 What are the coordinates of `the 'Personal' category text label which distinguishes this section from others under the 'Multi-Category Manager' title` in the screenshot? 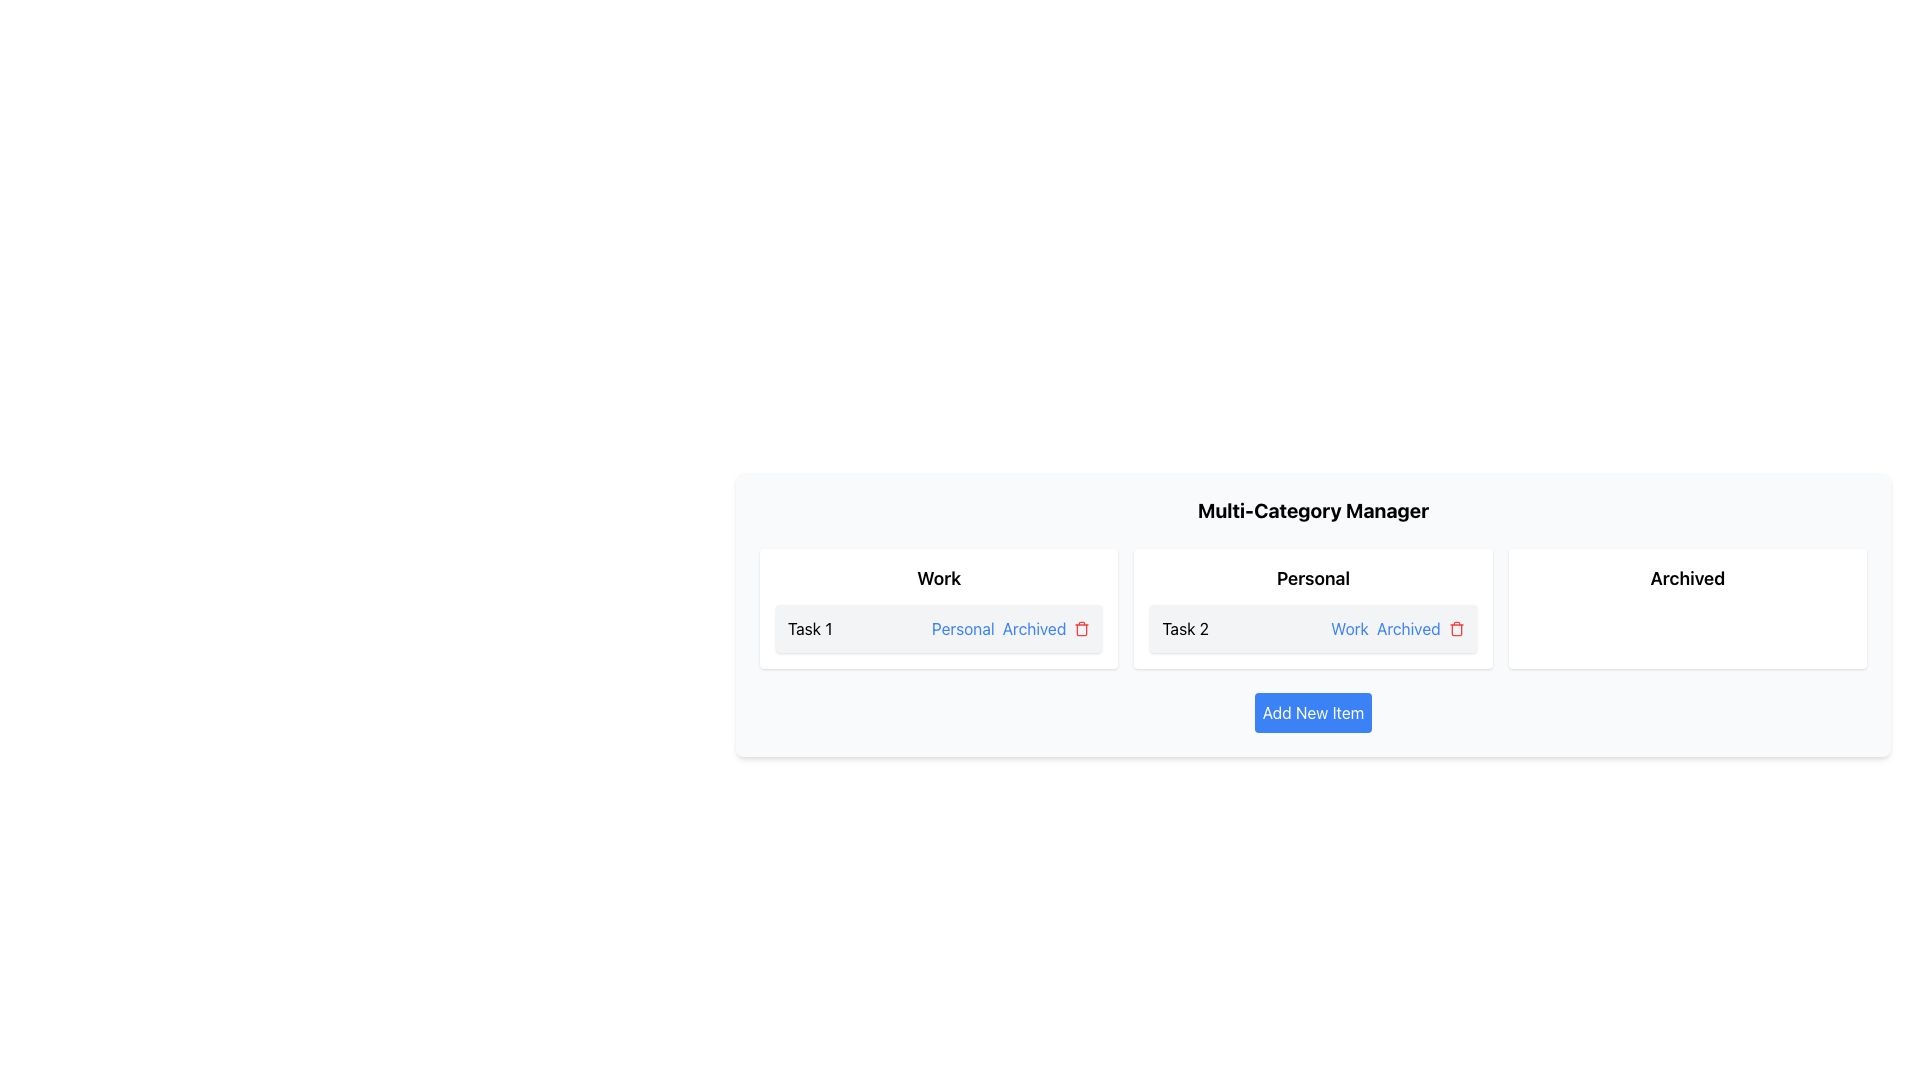 It's located at (1313, 578).